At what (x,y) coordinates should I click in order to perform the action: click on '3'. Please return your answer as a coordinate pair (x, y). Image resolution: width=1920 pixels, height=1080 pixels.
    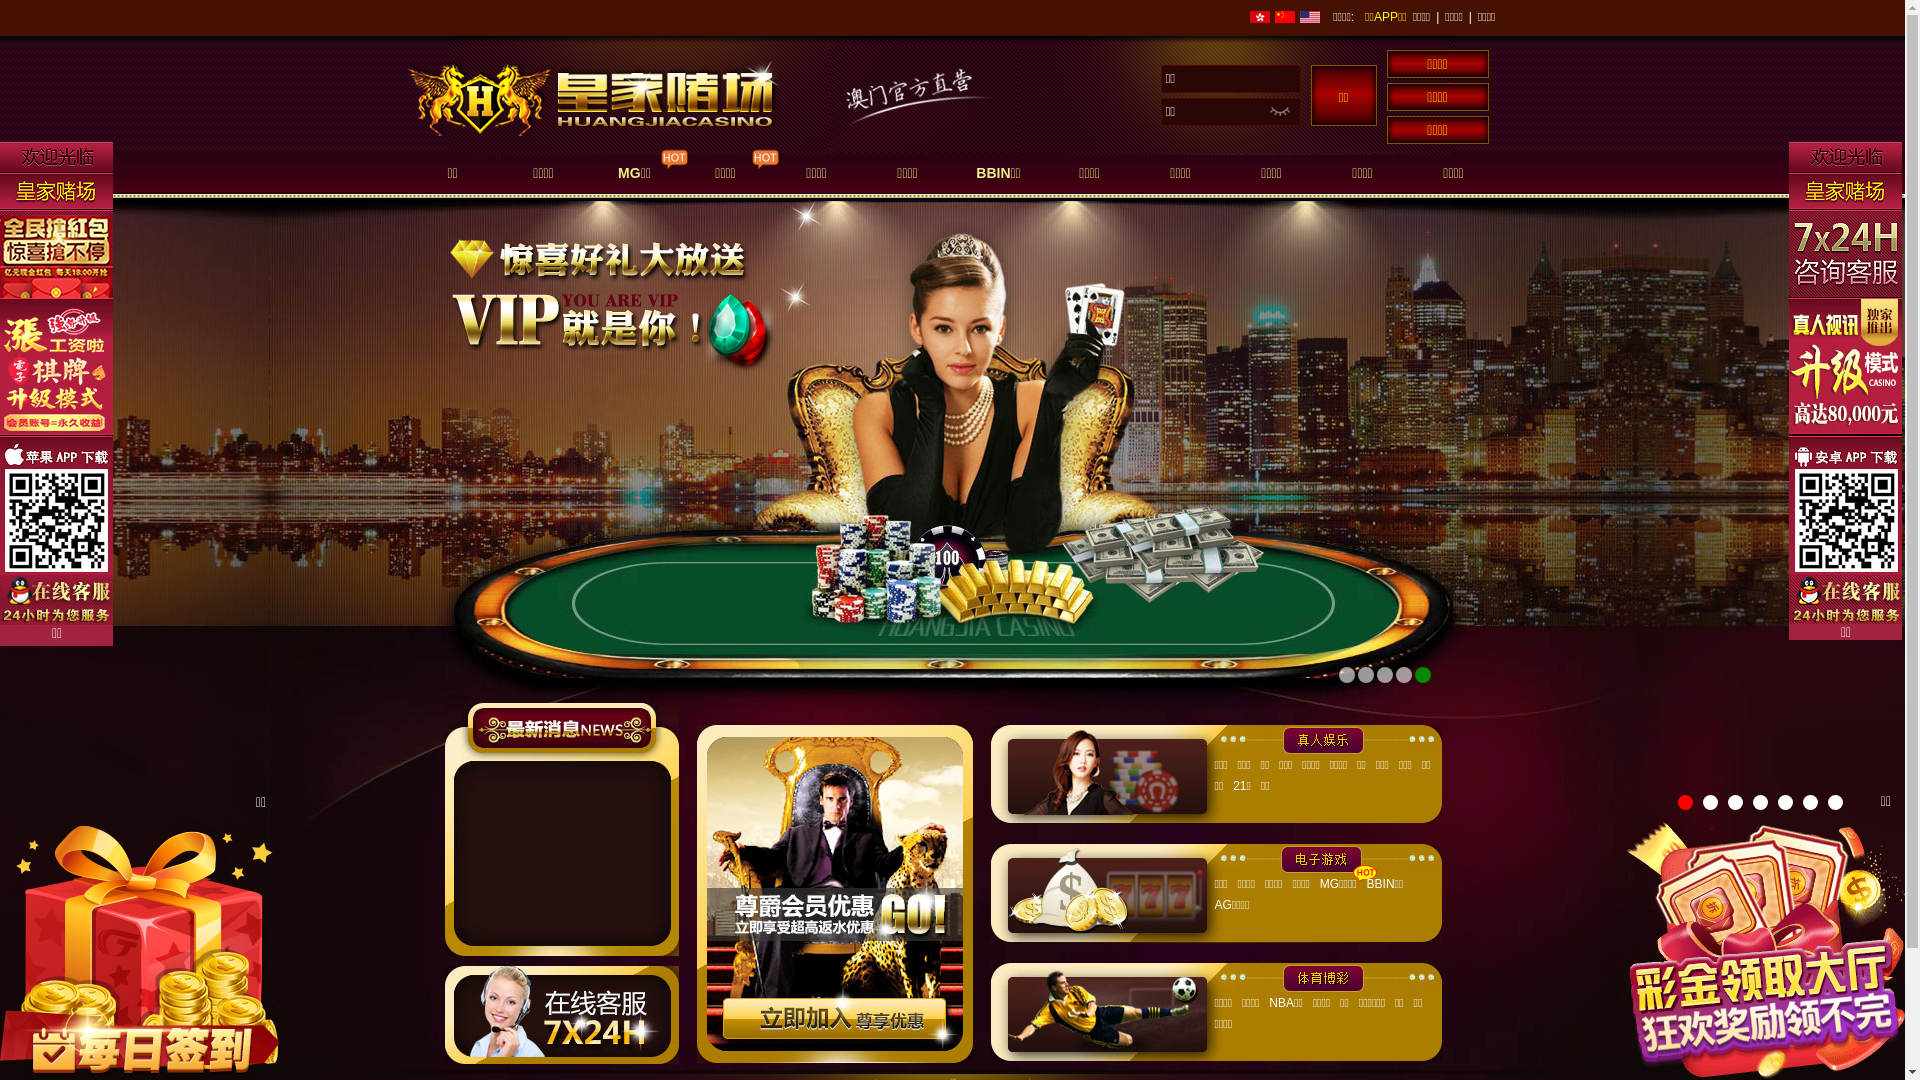
    Looking at the image, I should click on (1734, 801).